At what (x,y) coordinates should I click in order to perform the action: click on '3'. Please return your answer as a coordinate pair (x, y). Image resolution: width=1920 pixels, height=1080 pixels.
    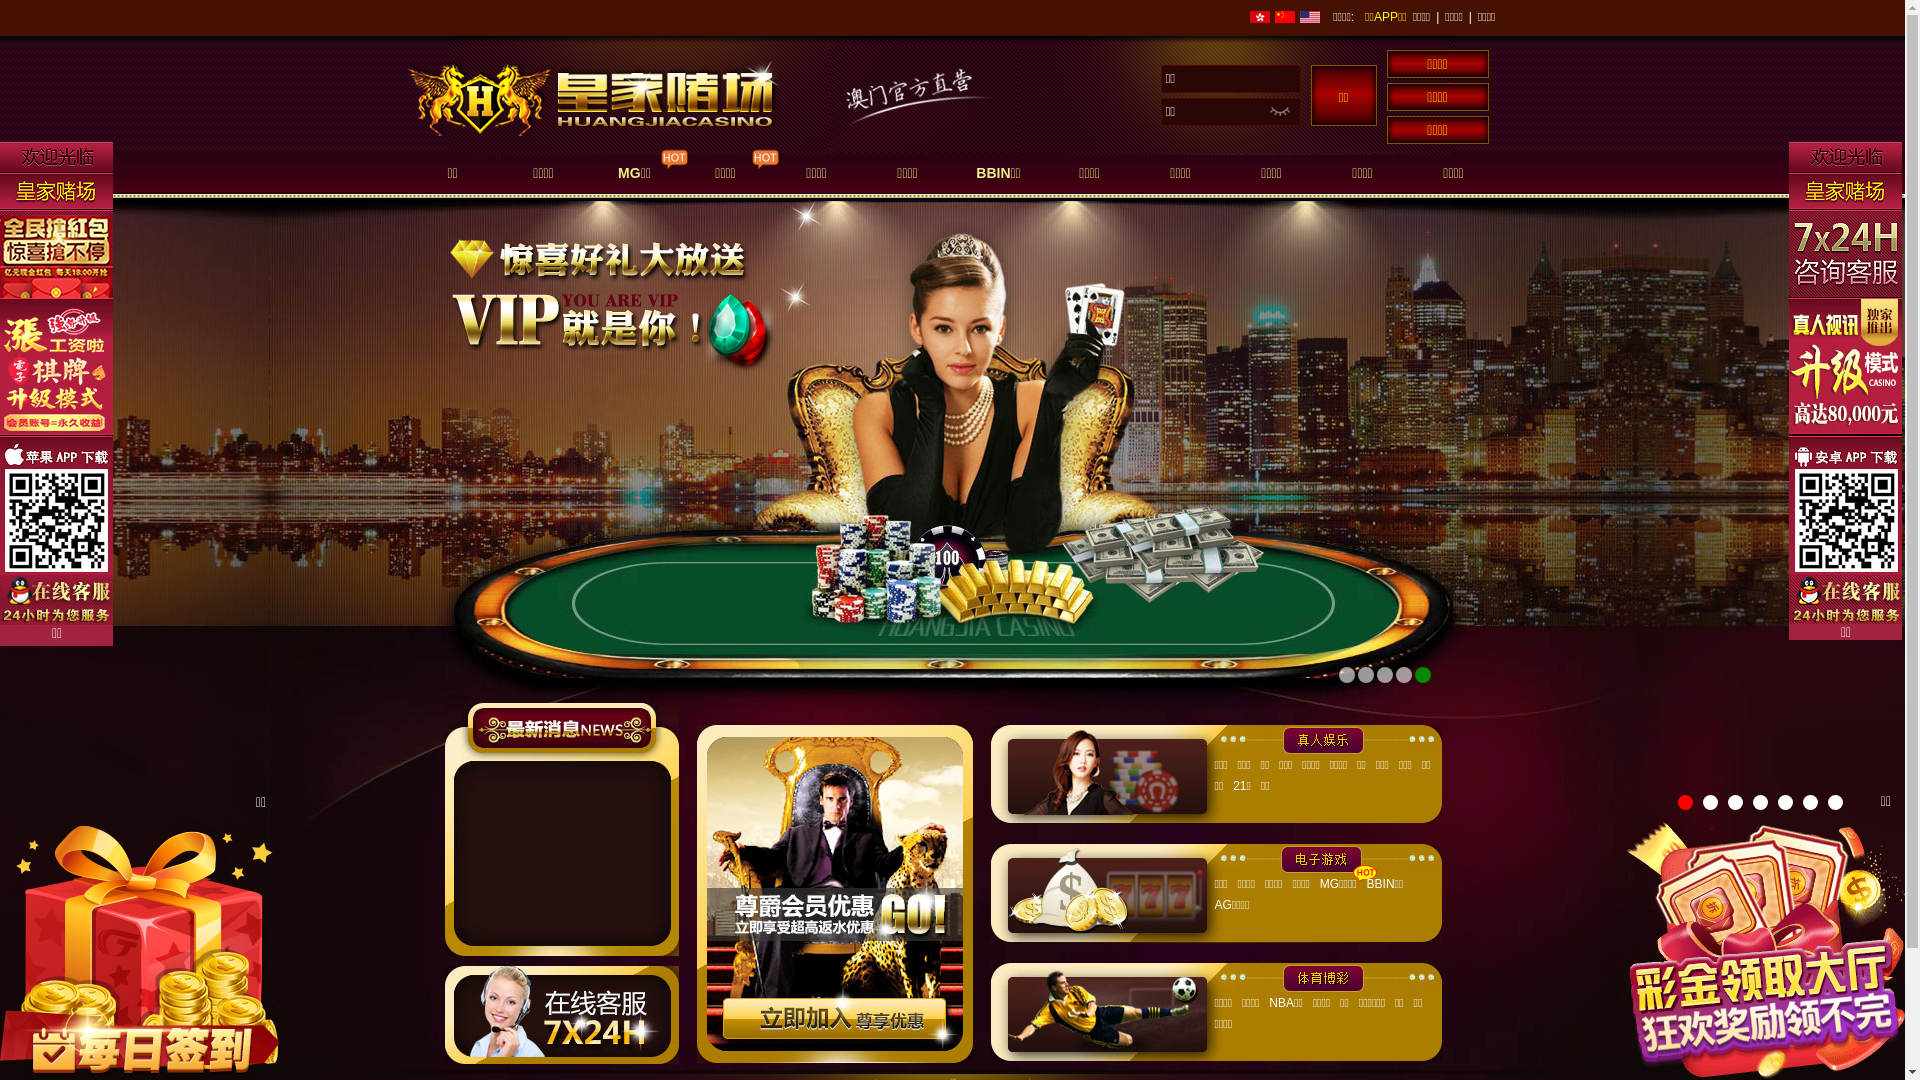
    Looking at the image, I should click on (1734, 801).